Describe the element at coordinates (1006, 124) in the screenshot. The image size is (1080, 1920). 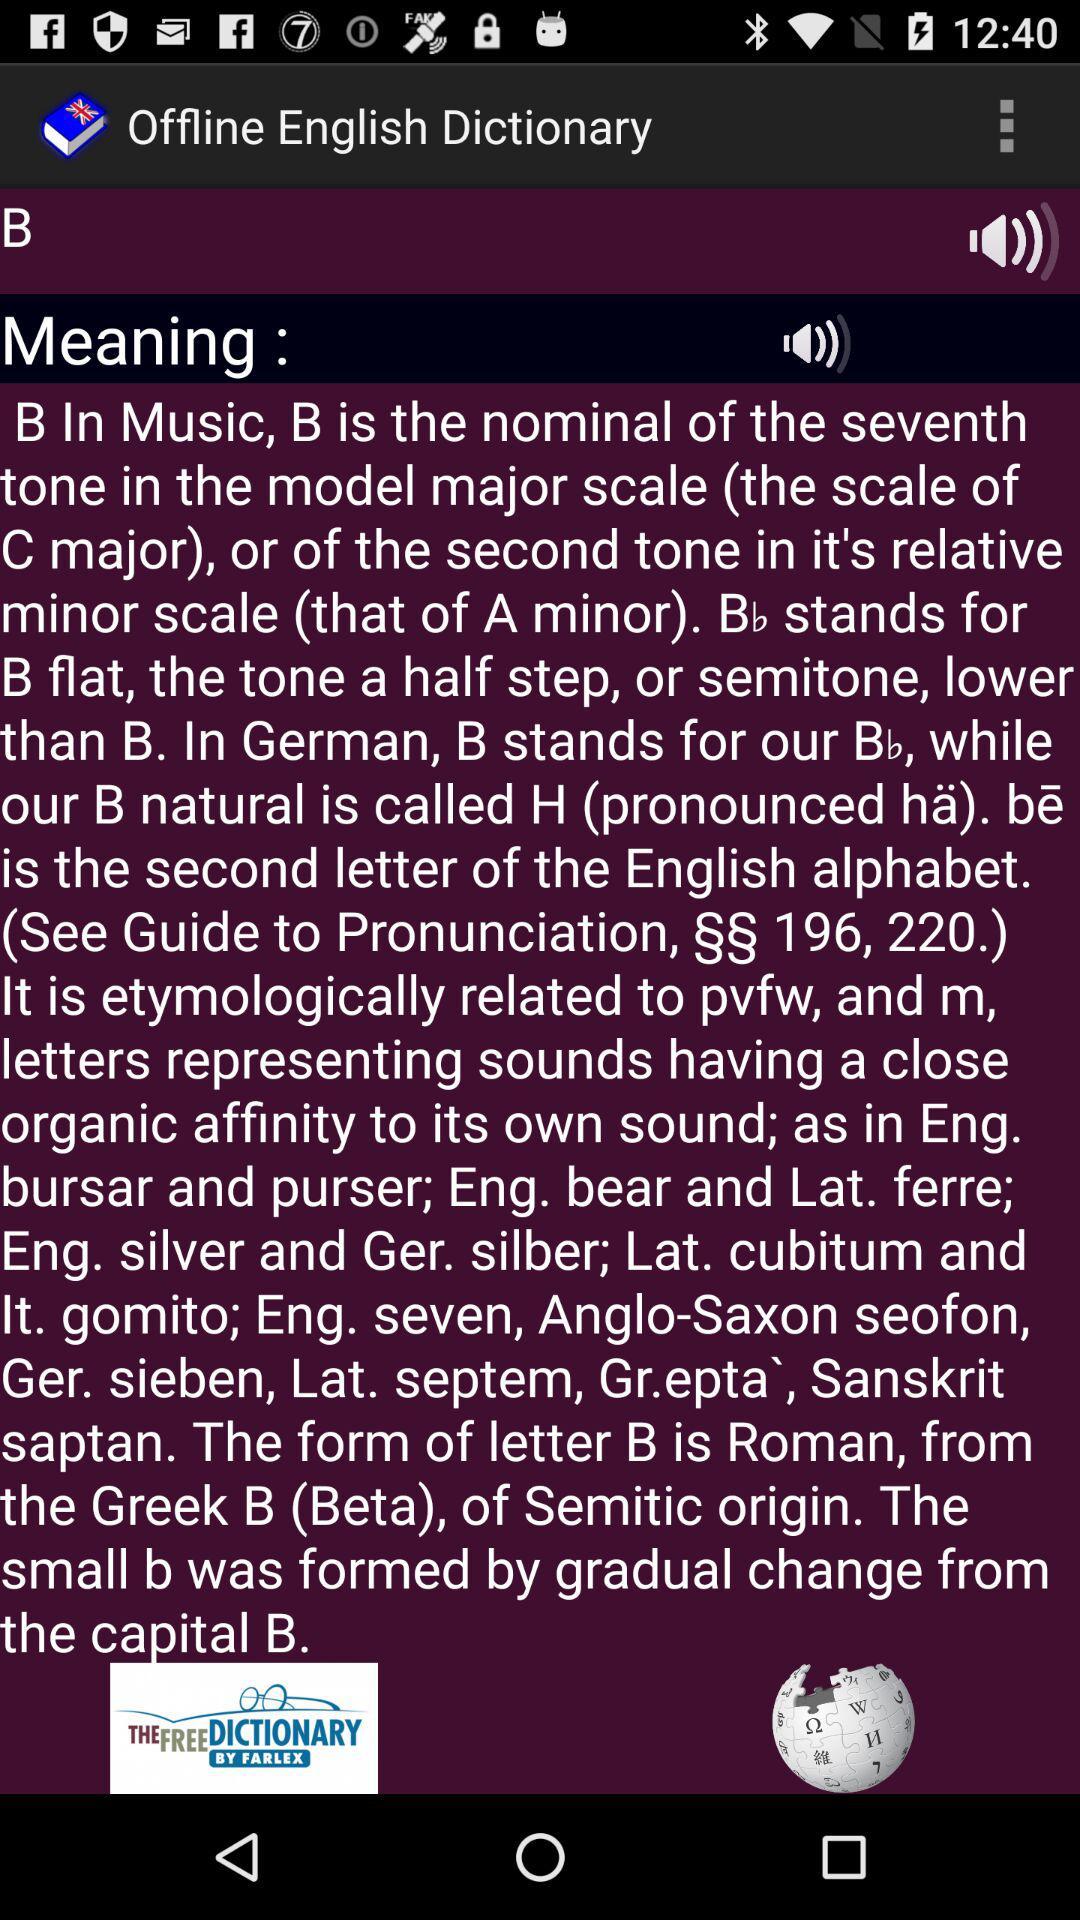
I see `the item next to offline english dictionary` at that location.